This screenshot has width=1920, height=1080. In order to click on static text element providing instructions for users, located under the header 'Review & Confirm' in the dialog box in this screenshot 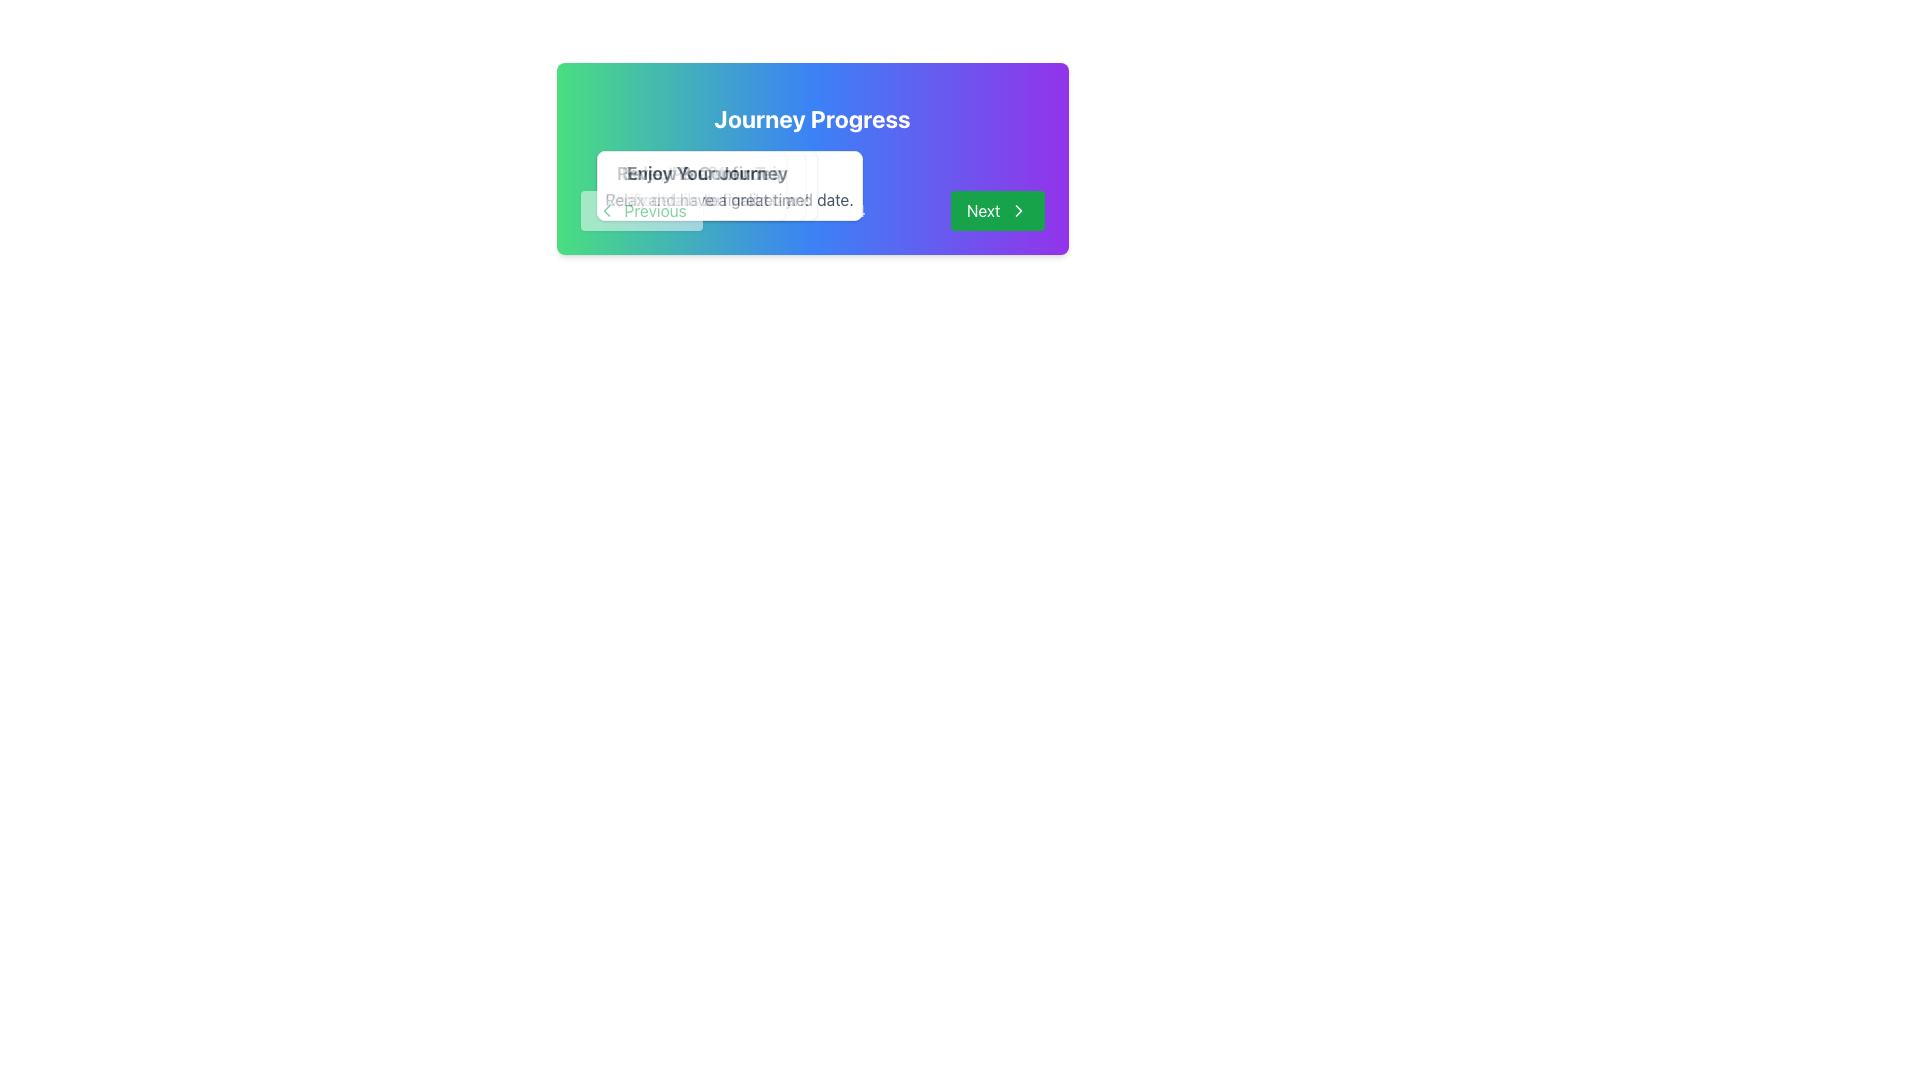, I will do `click(691, 200)`.